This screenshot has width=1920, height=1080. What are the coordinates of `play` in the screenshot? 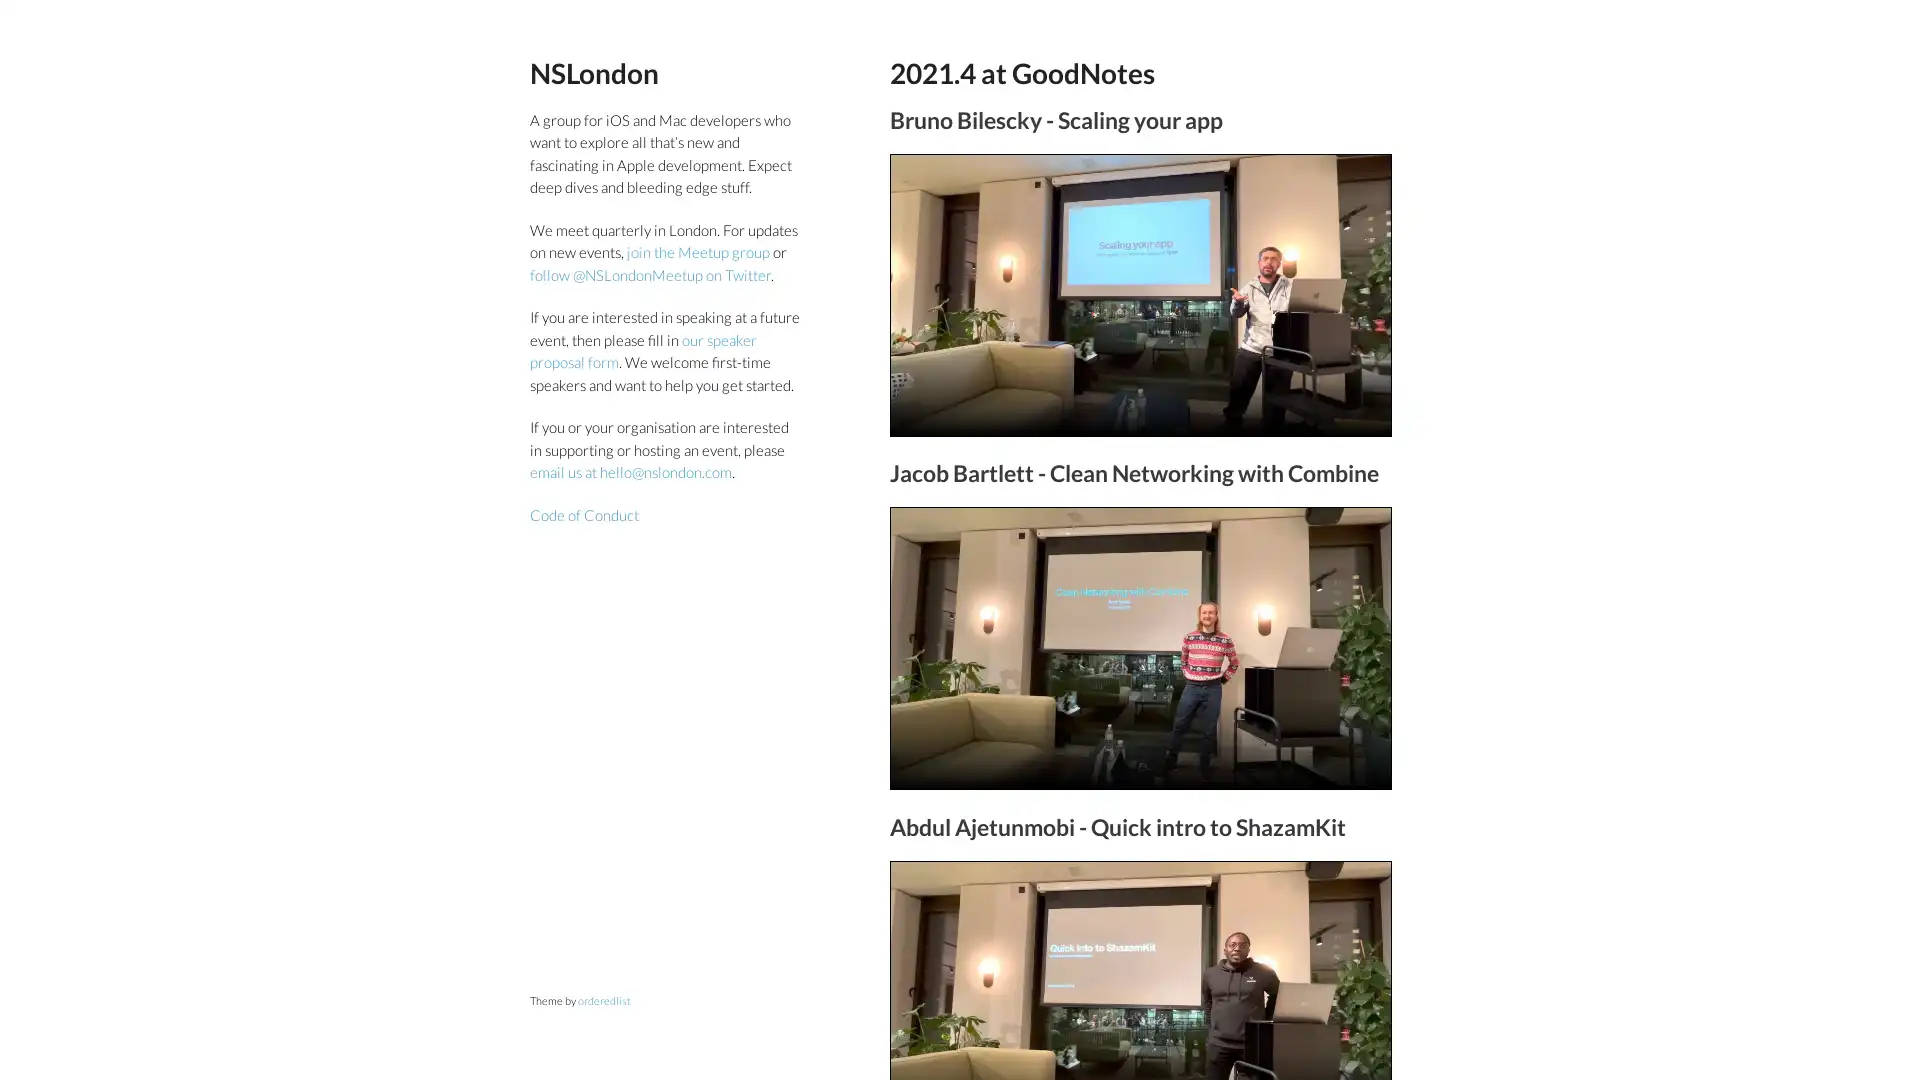 It's located at (914, 740).